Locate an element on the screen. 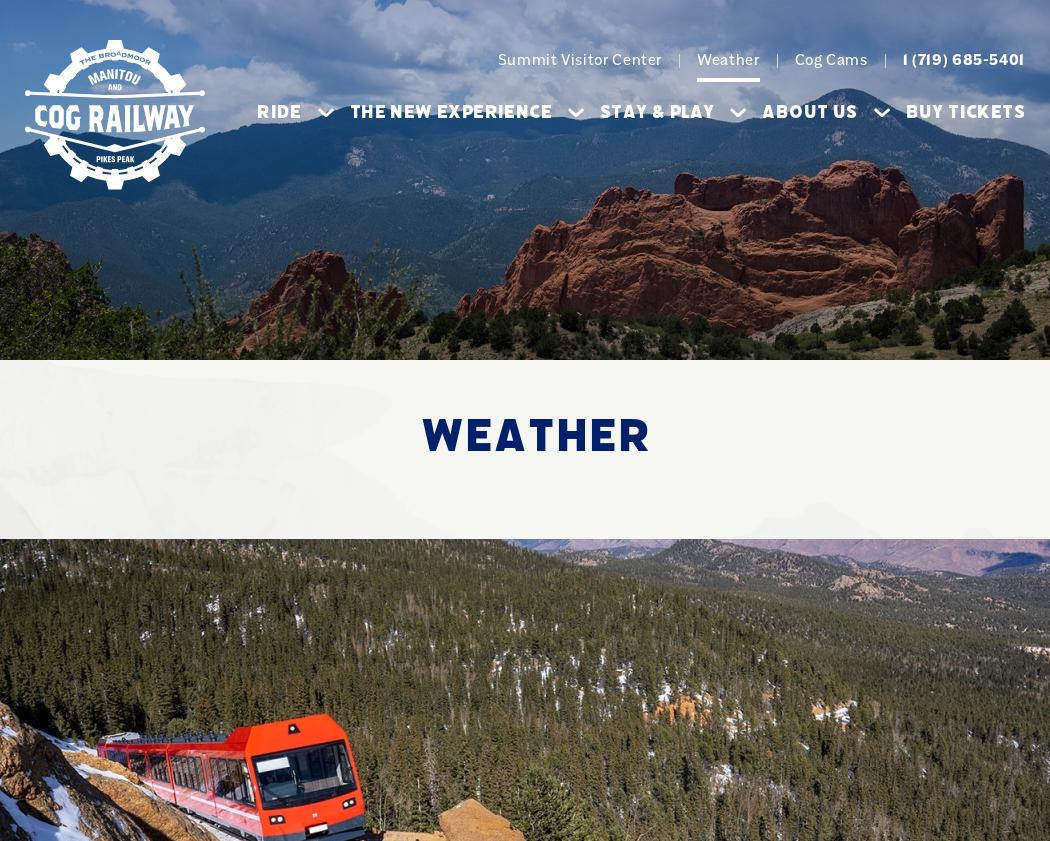 This screenshot has height=841, width=1050. 'Discover All About Us.' is located at coordinates (610, 483).